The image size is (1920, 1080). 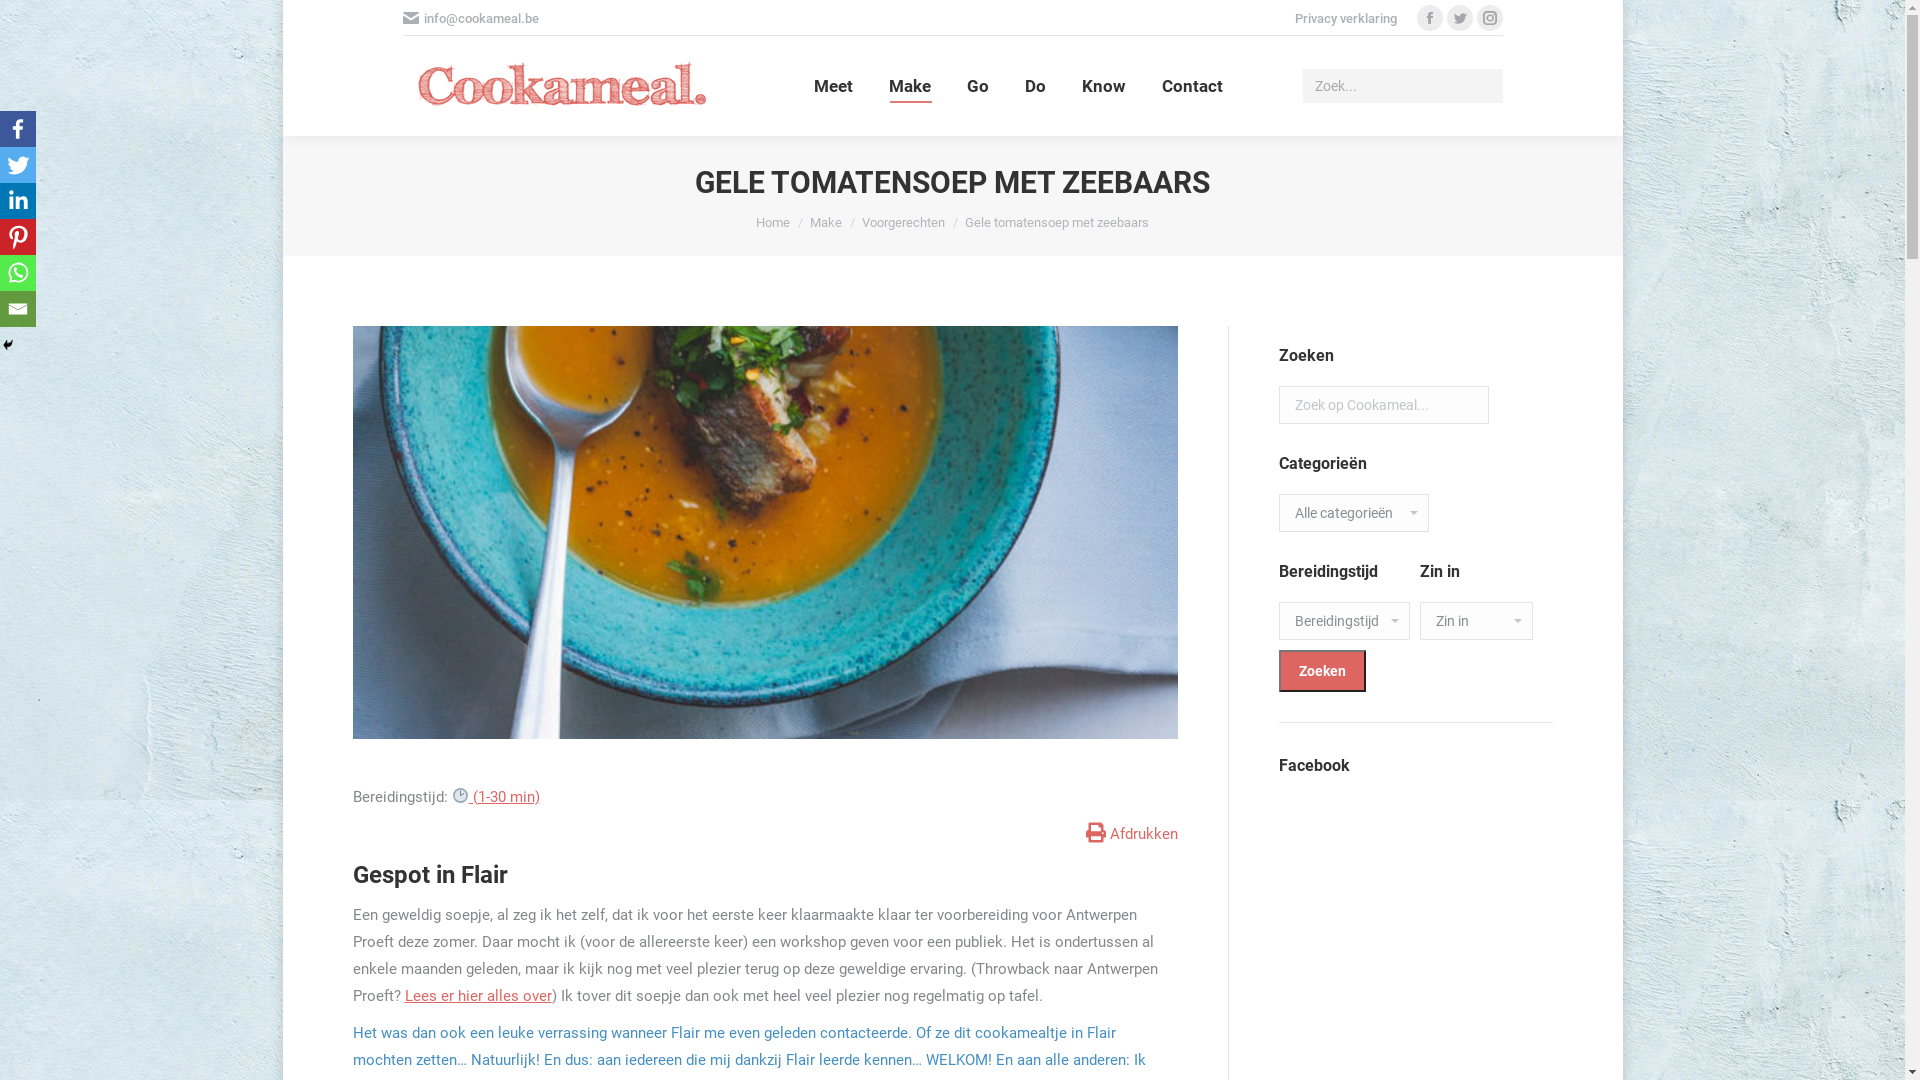 What do you see at coordinates (1192, 84) in the screenshot?
I see `'Contact'` at bounding box center [1192, 84].